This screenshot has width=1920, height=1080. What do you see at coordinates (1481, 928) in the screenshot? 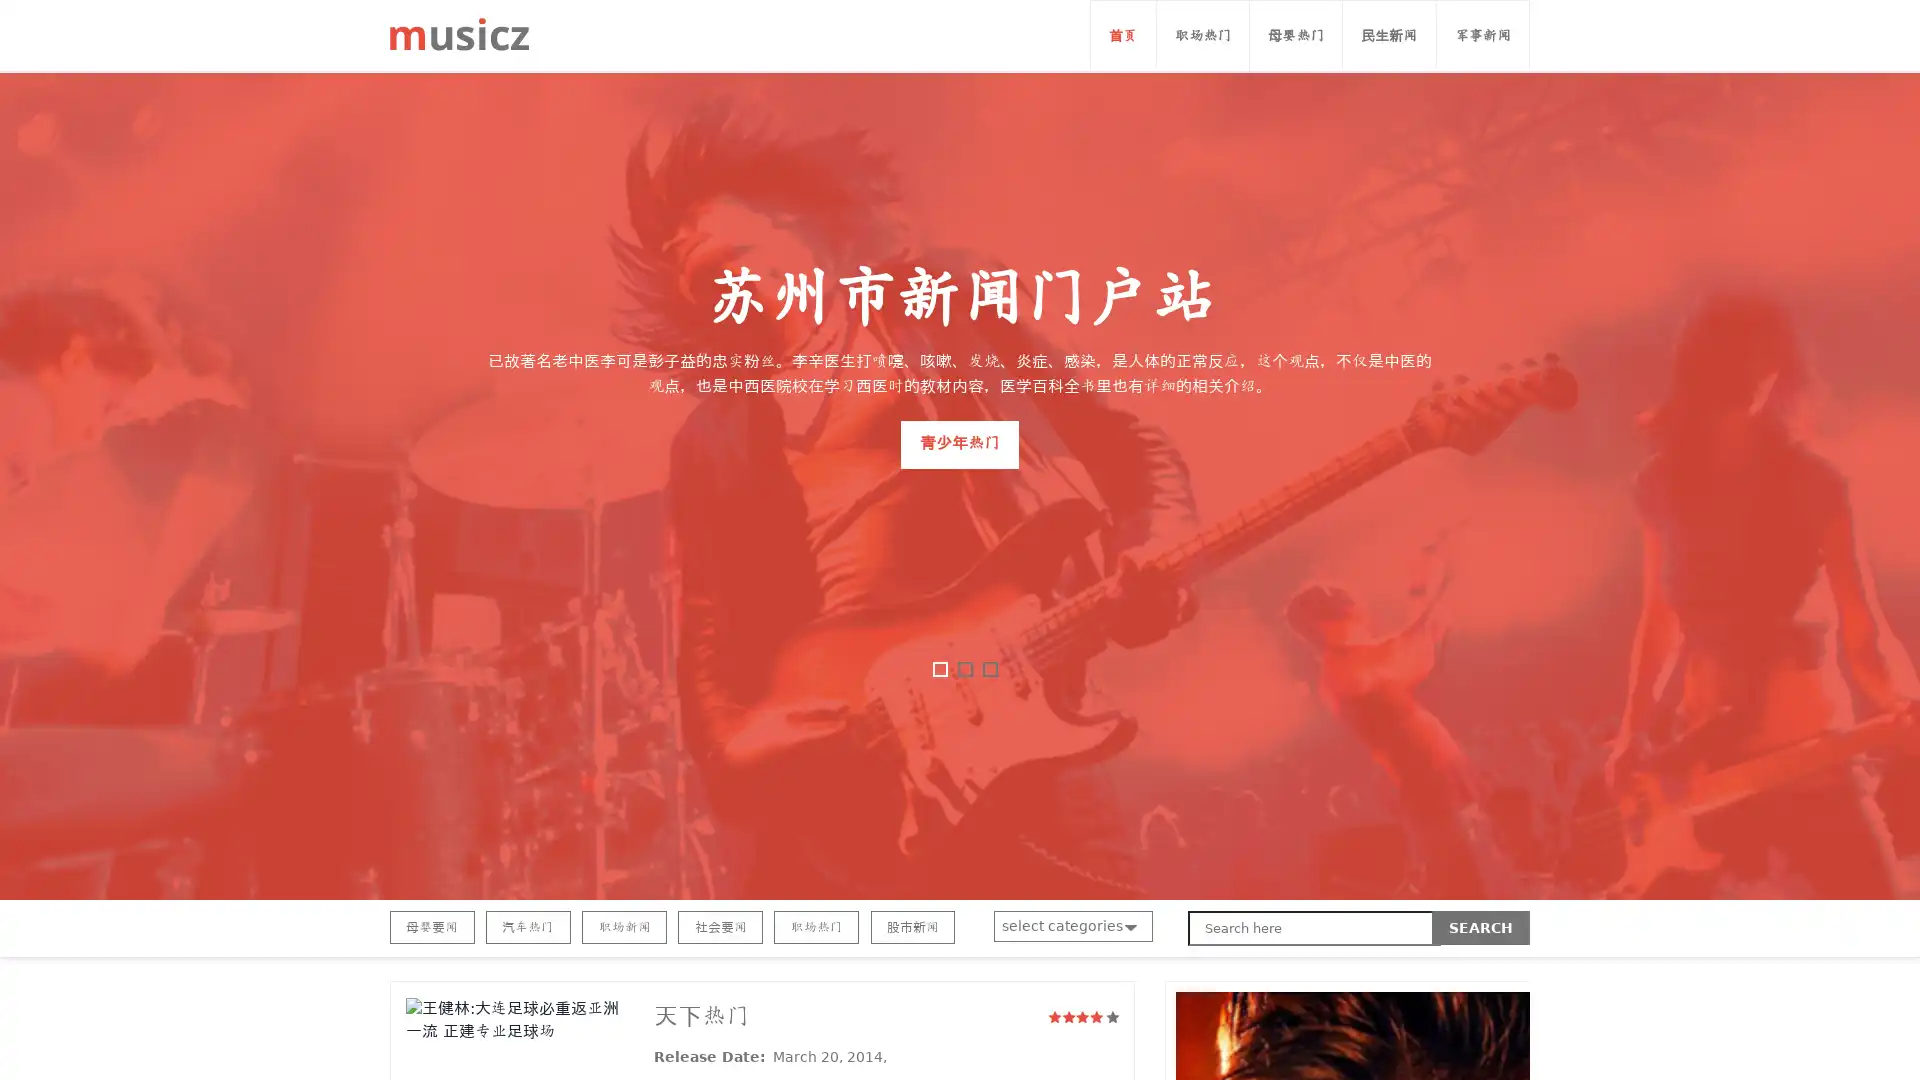
I see `search` at bounding box center [1481, 928].